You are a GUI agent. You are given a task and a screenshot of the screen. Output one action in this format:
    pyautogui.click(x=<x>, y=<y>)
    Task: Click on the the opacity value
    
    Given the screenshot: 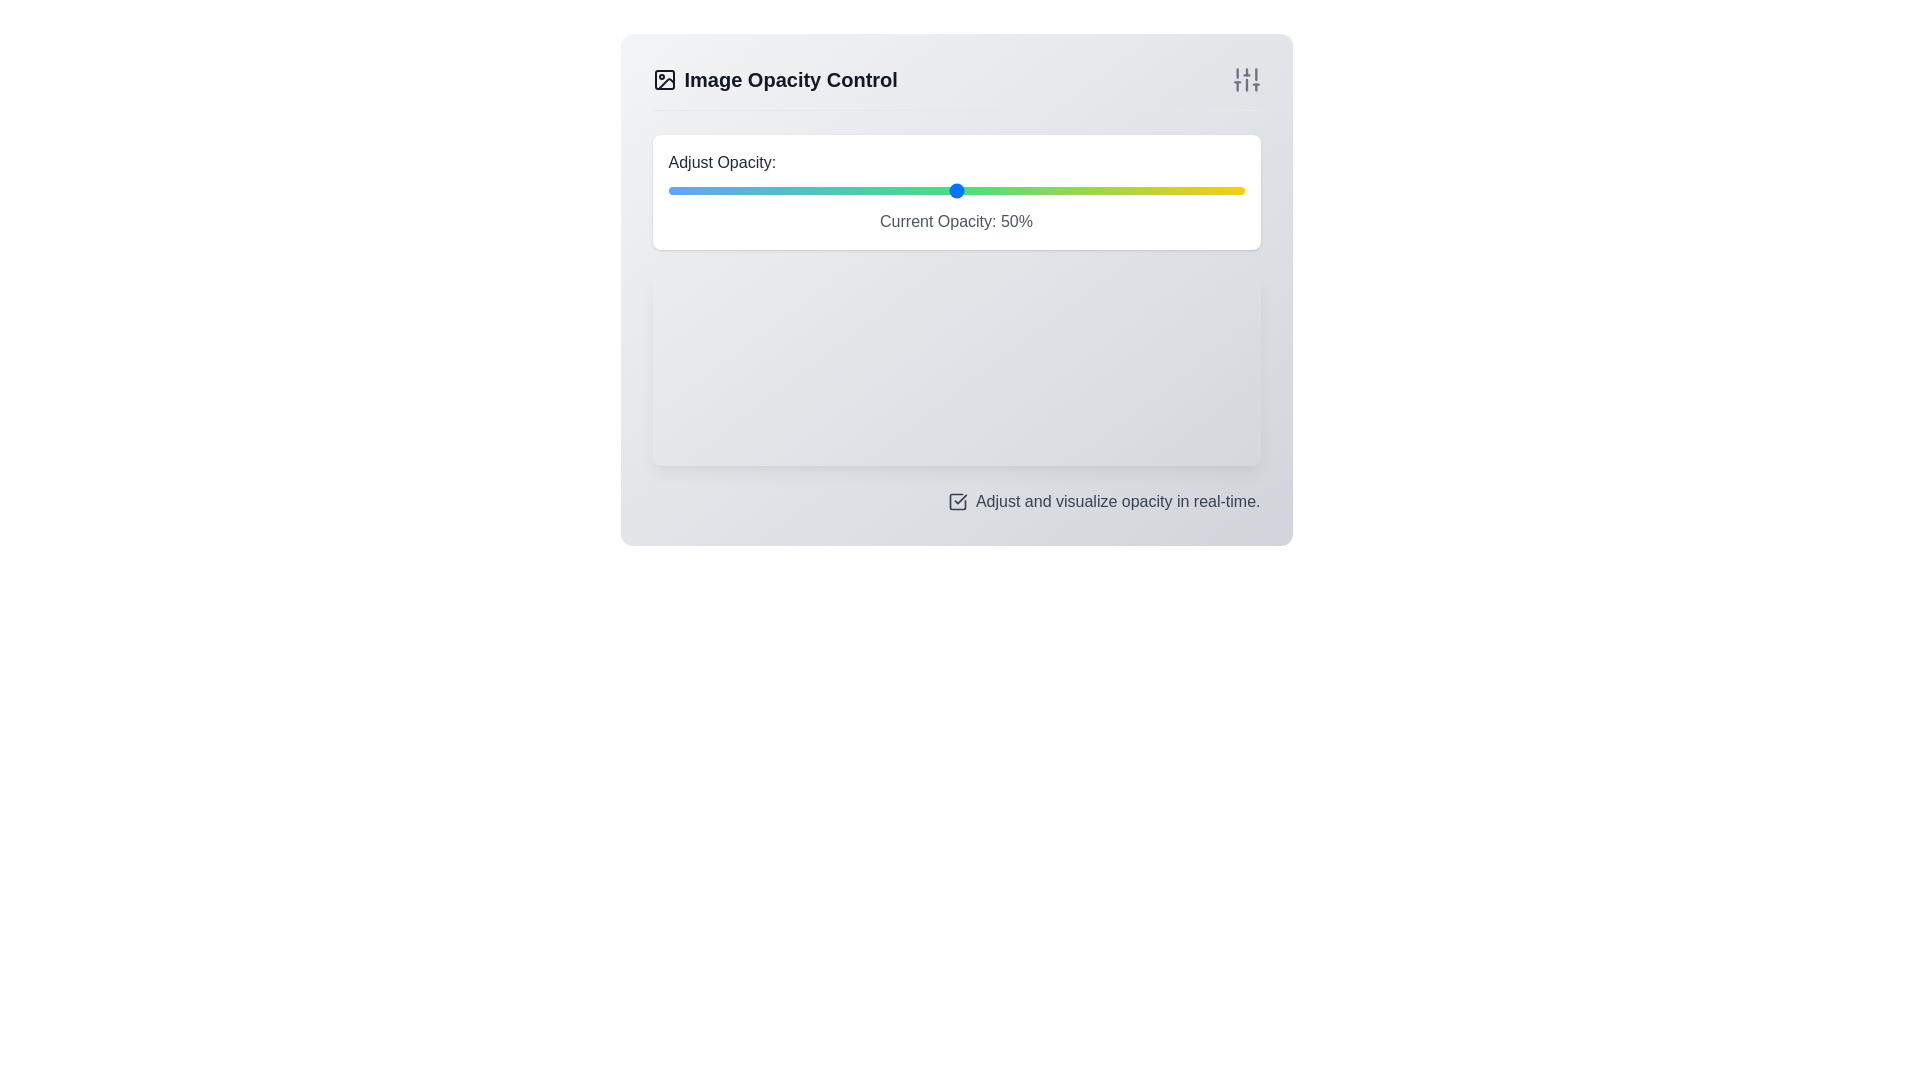 What is the action you would take?
    pyautogui.click(x=812, y=191)
    